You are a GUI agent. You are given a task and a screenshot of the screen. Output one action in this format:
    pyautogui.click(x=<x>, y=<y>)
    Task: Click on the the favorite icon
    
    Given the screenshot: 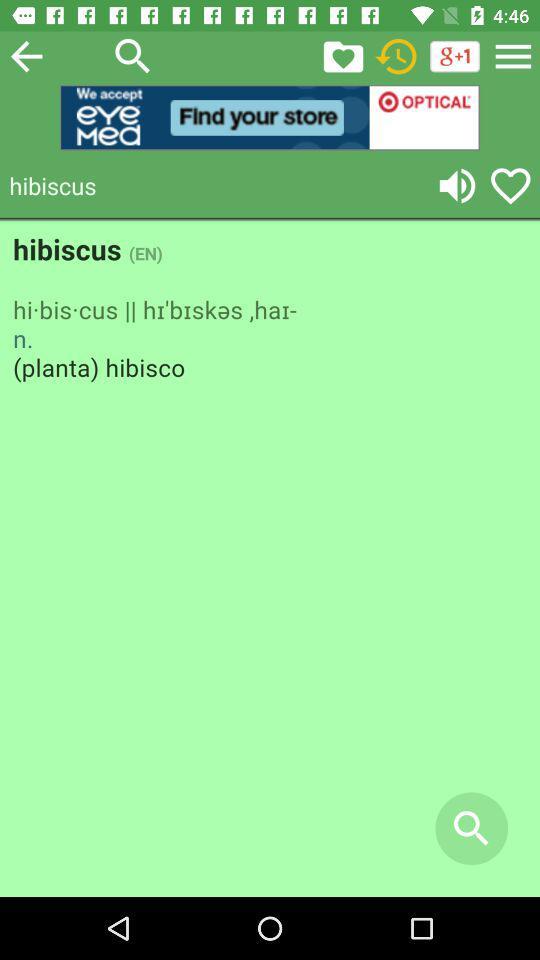 What is the action you would take?
    pyautogui.click(x=510, y=185)
    